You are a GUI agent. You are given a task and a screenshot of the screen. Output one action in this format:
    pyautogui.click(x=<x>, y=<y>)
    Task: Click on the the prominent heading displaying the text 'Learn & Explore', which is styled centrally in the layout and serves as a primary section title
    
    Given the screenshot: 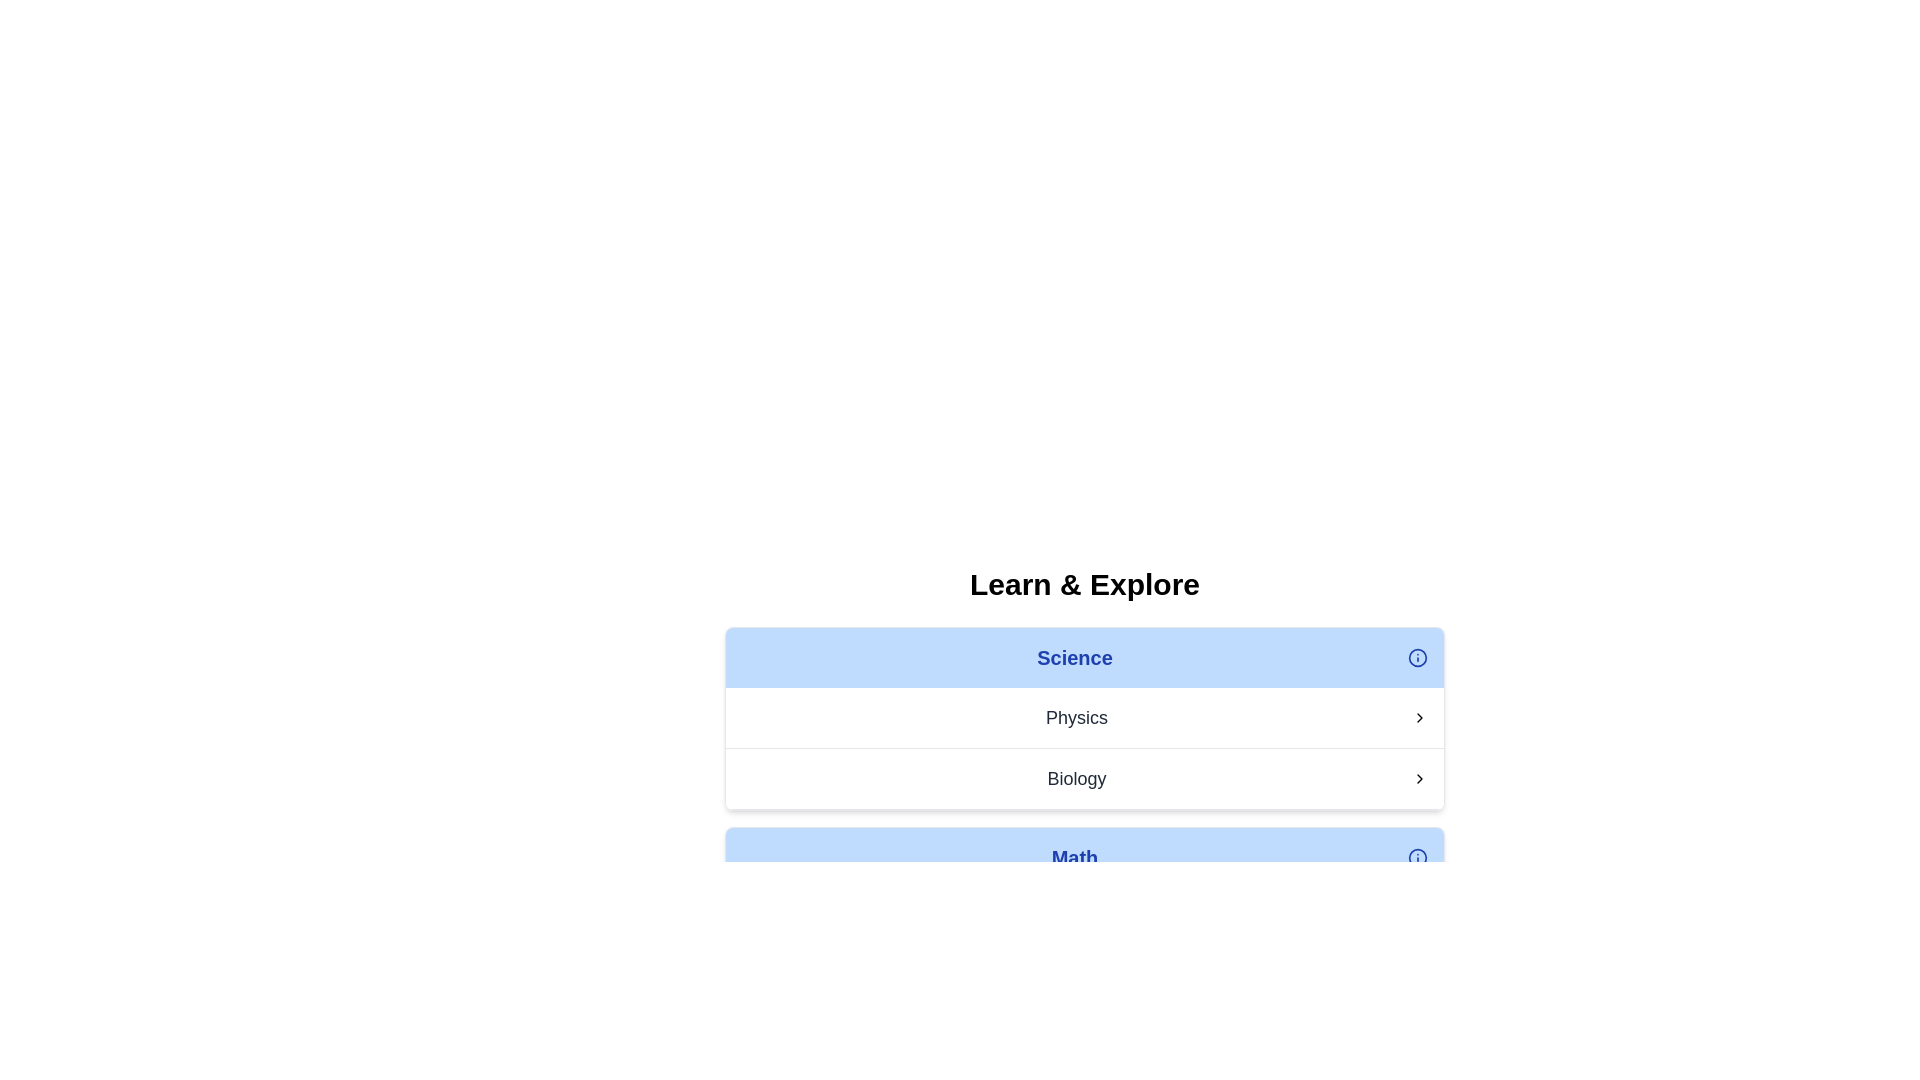 What is the action you would take?
    pyautogui.click(x=1083, y=585)
    